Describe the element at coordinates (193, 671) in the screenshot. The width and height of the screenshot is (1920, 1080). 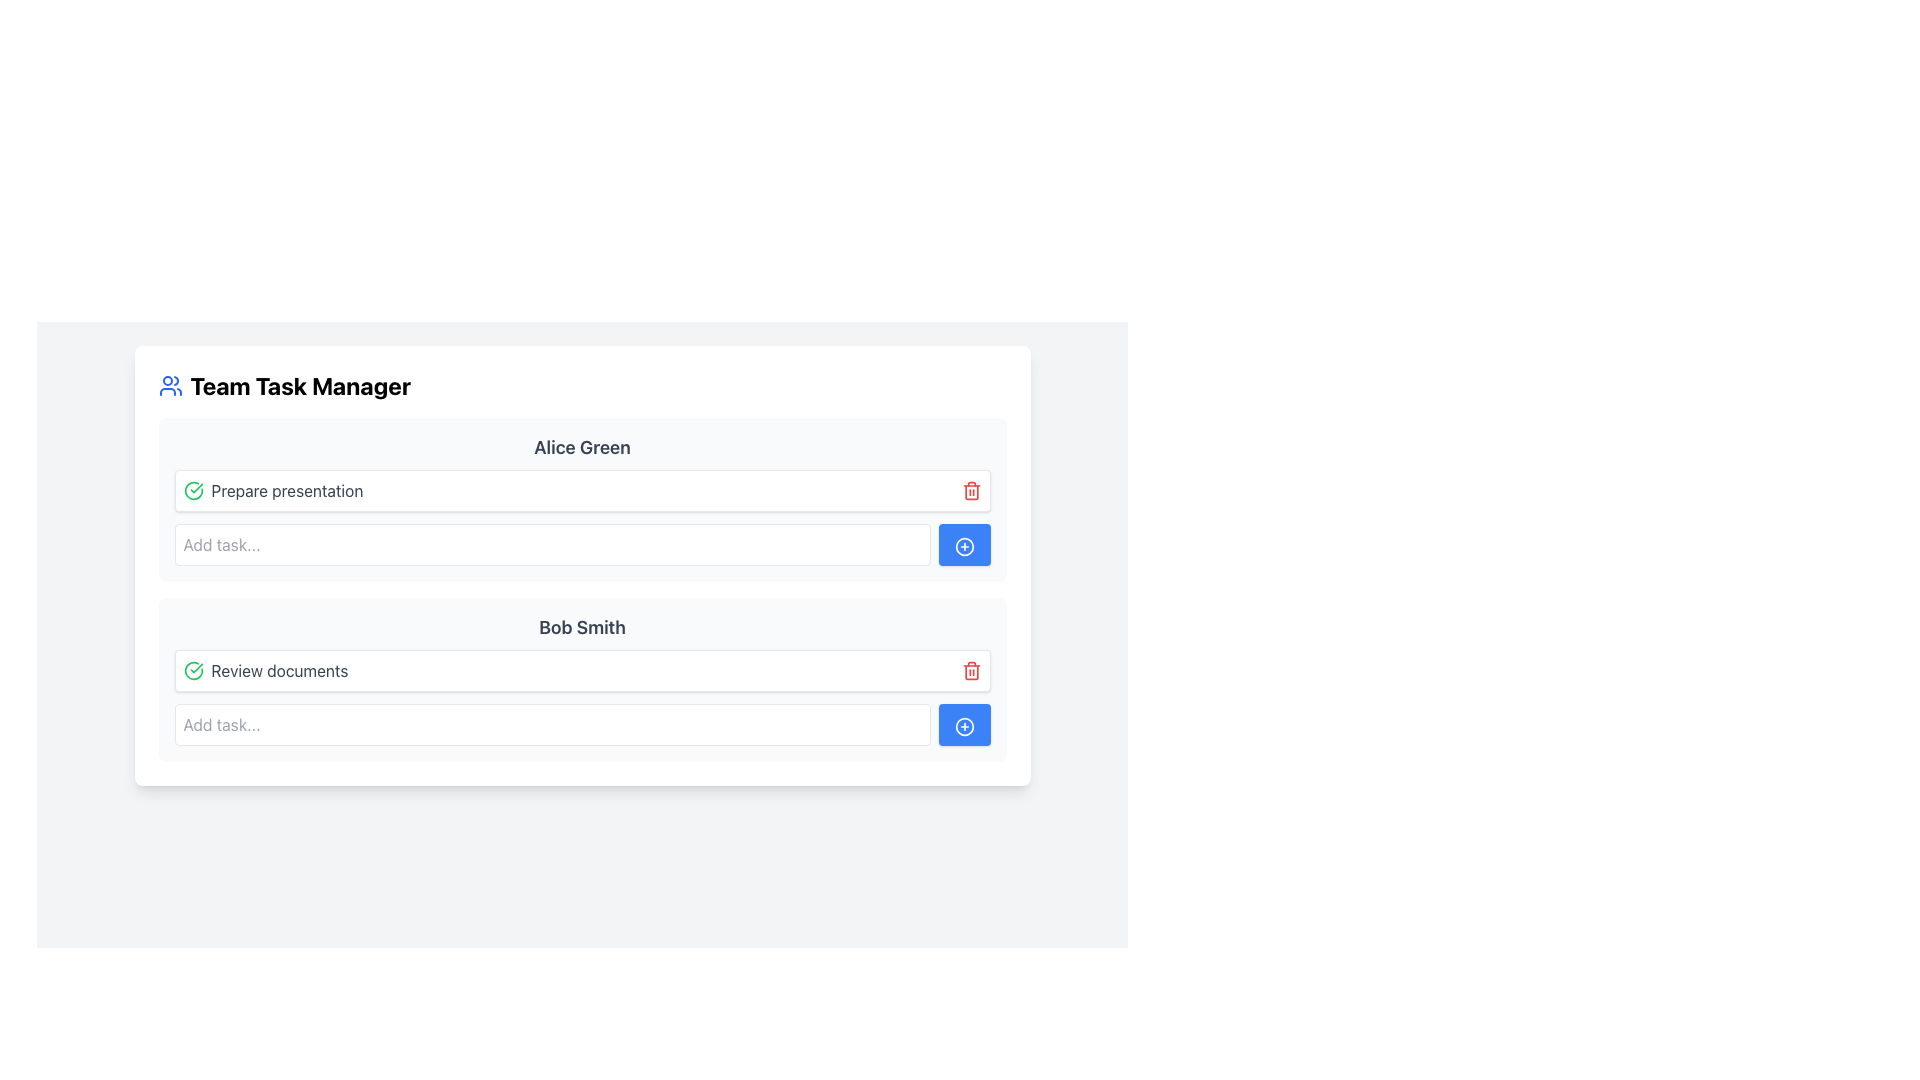
I see `the green circular icon with a checkmark located to the left of the 'Review documents' text in the task list for 'Bob Smith.'` at that location.